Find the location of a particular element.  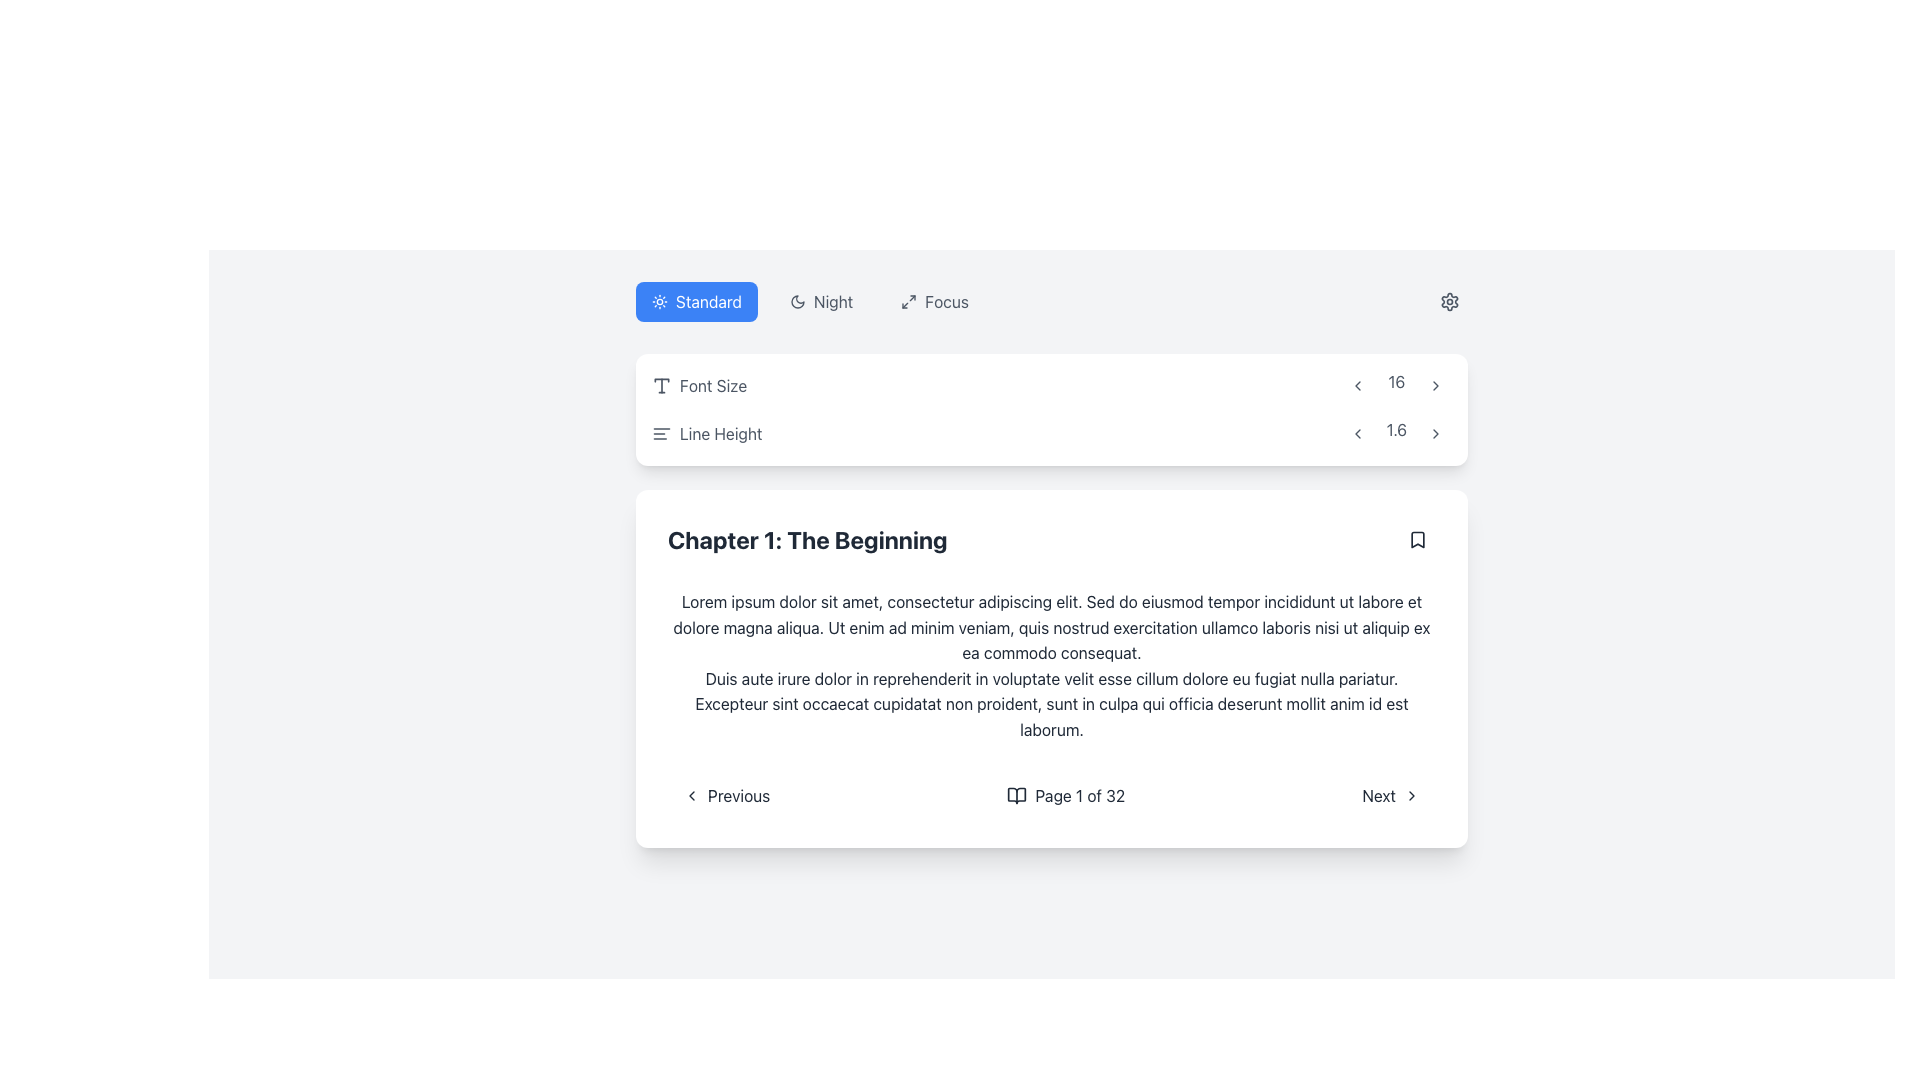

the small rounded rectangular gray button with a left-pointing arrow icon to decrease the value next to the number '16' is located at coordinates (1357, 385).